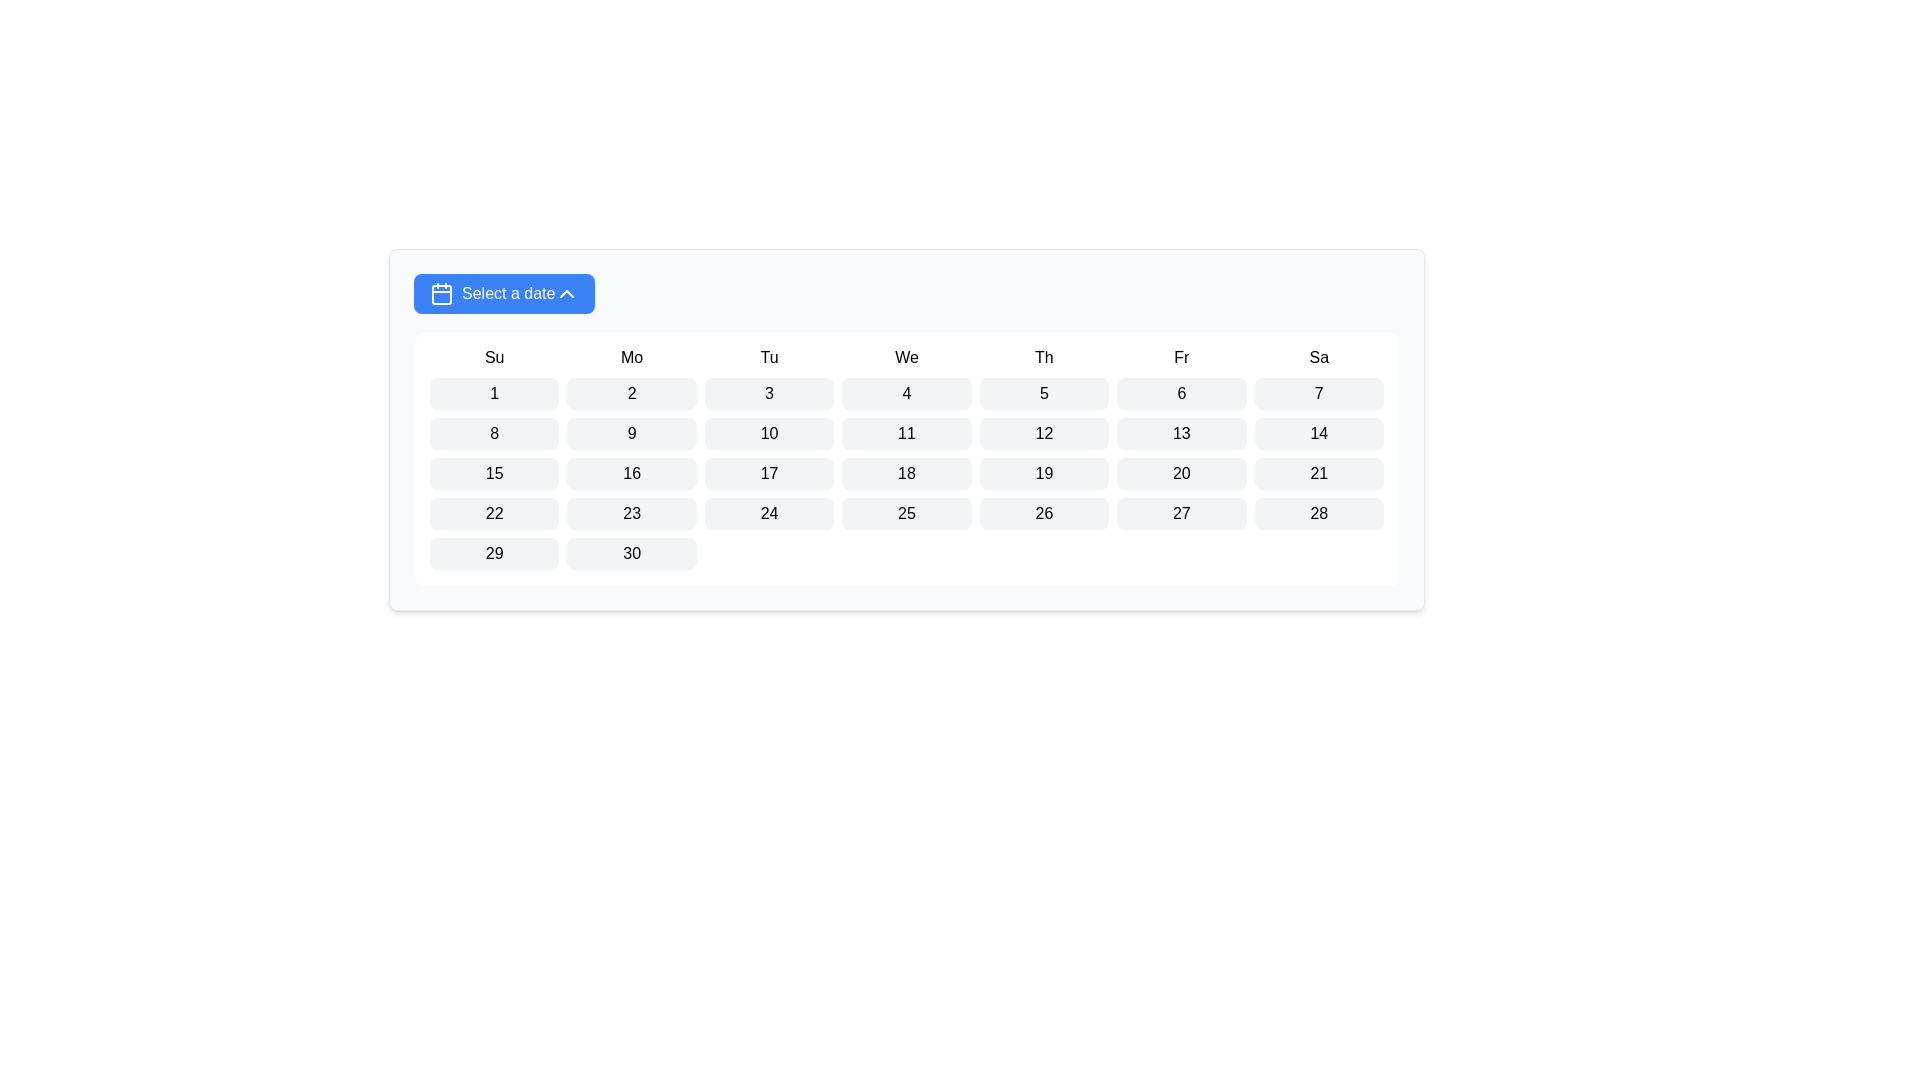  What do you see at coordinates (1319, 357) in the screenshot?
I see `the text label displaying the abbreviation 'Sa', which is located in the seventh column of a grid layout for the days of the week` at bounding box center [1319, 357].